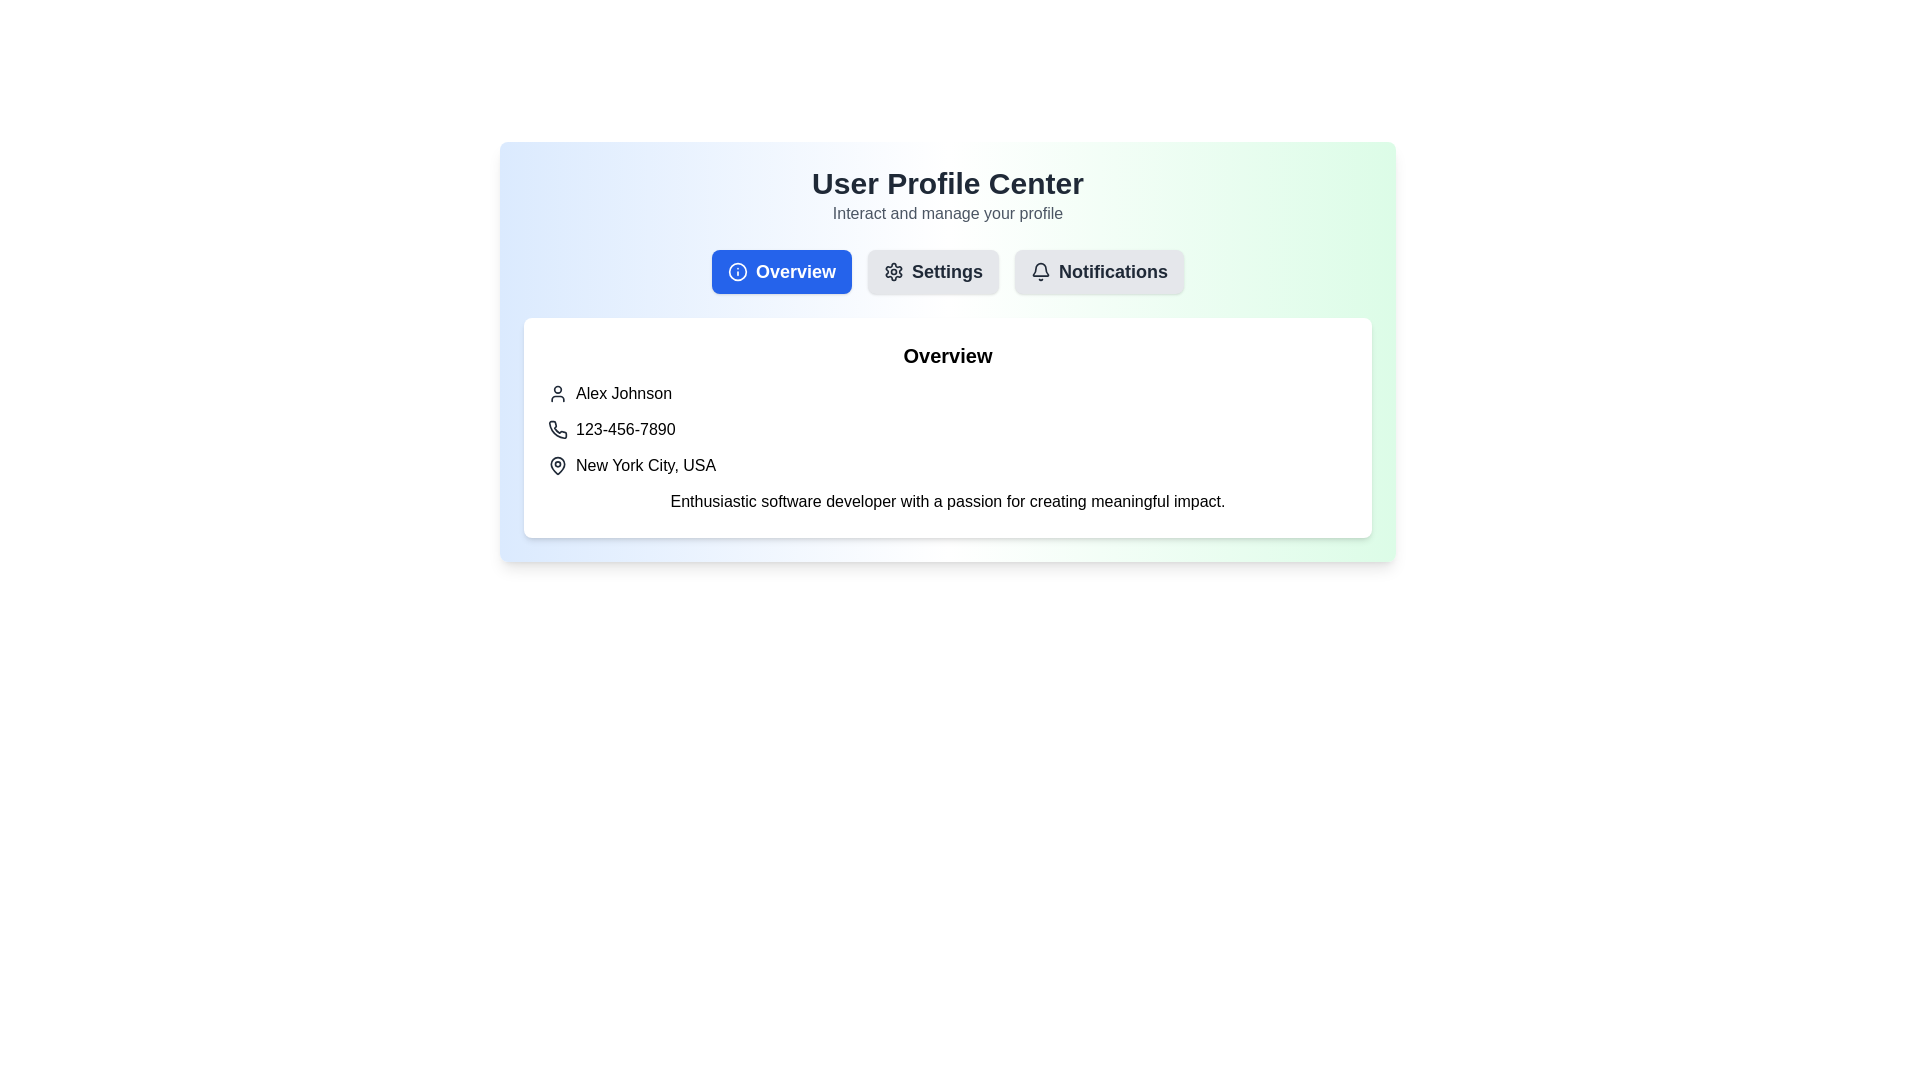 The image size is (1920, 1080). What do you see at coordinates (795, 272) in the screenshot?
I see `the 'Overview' button, which is a bold white text on a blue background, located in the top section of the interface as part of the navigation menu` at bounding box center [795, 272].